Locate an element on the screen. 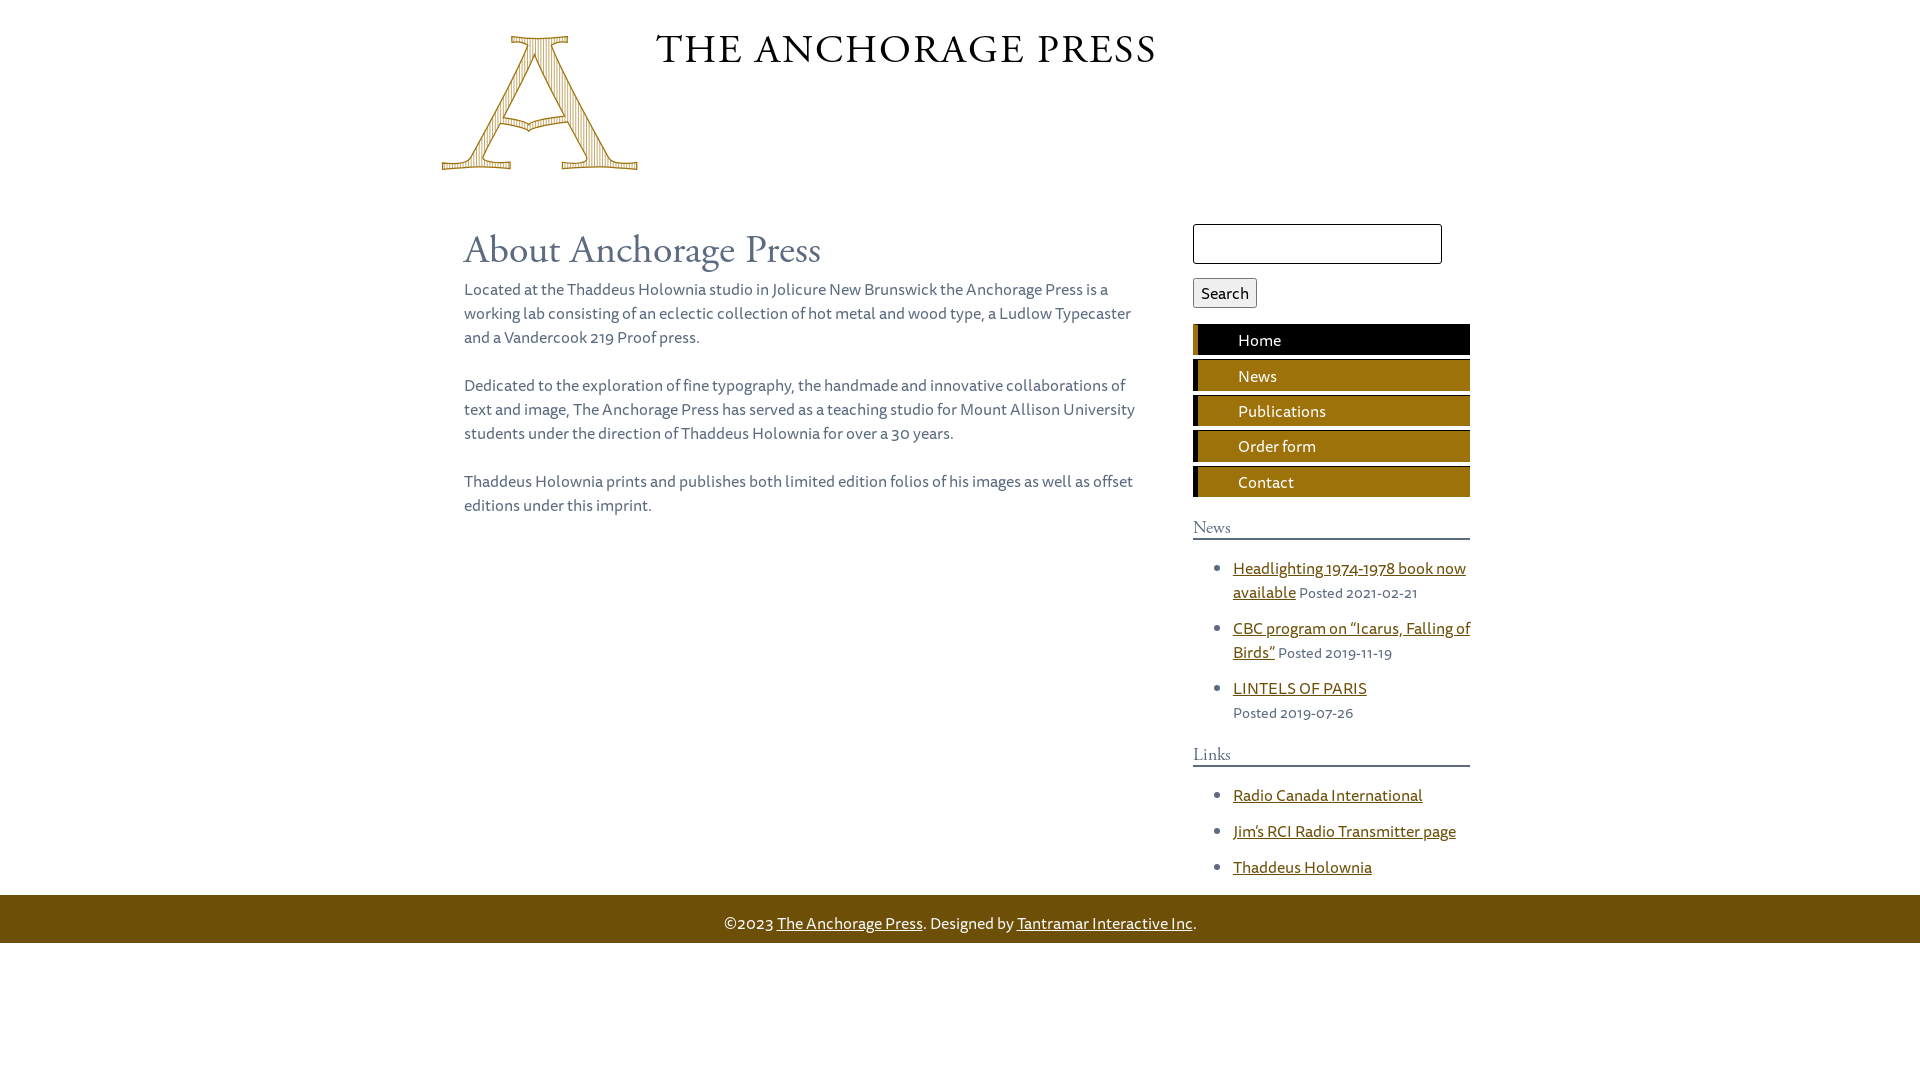 The height and width of the screenshot is (1080, 1920). 'Tantramar Interactive Inc' is located at coordinates (1103, 922).